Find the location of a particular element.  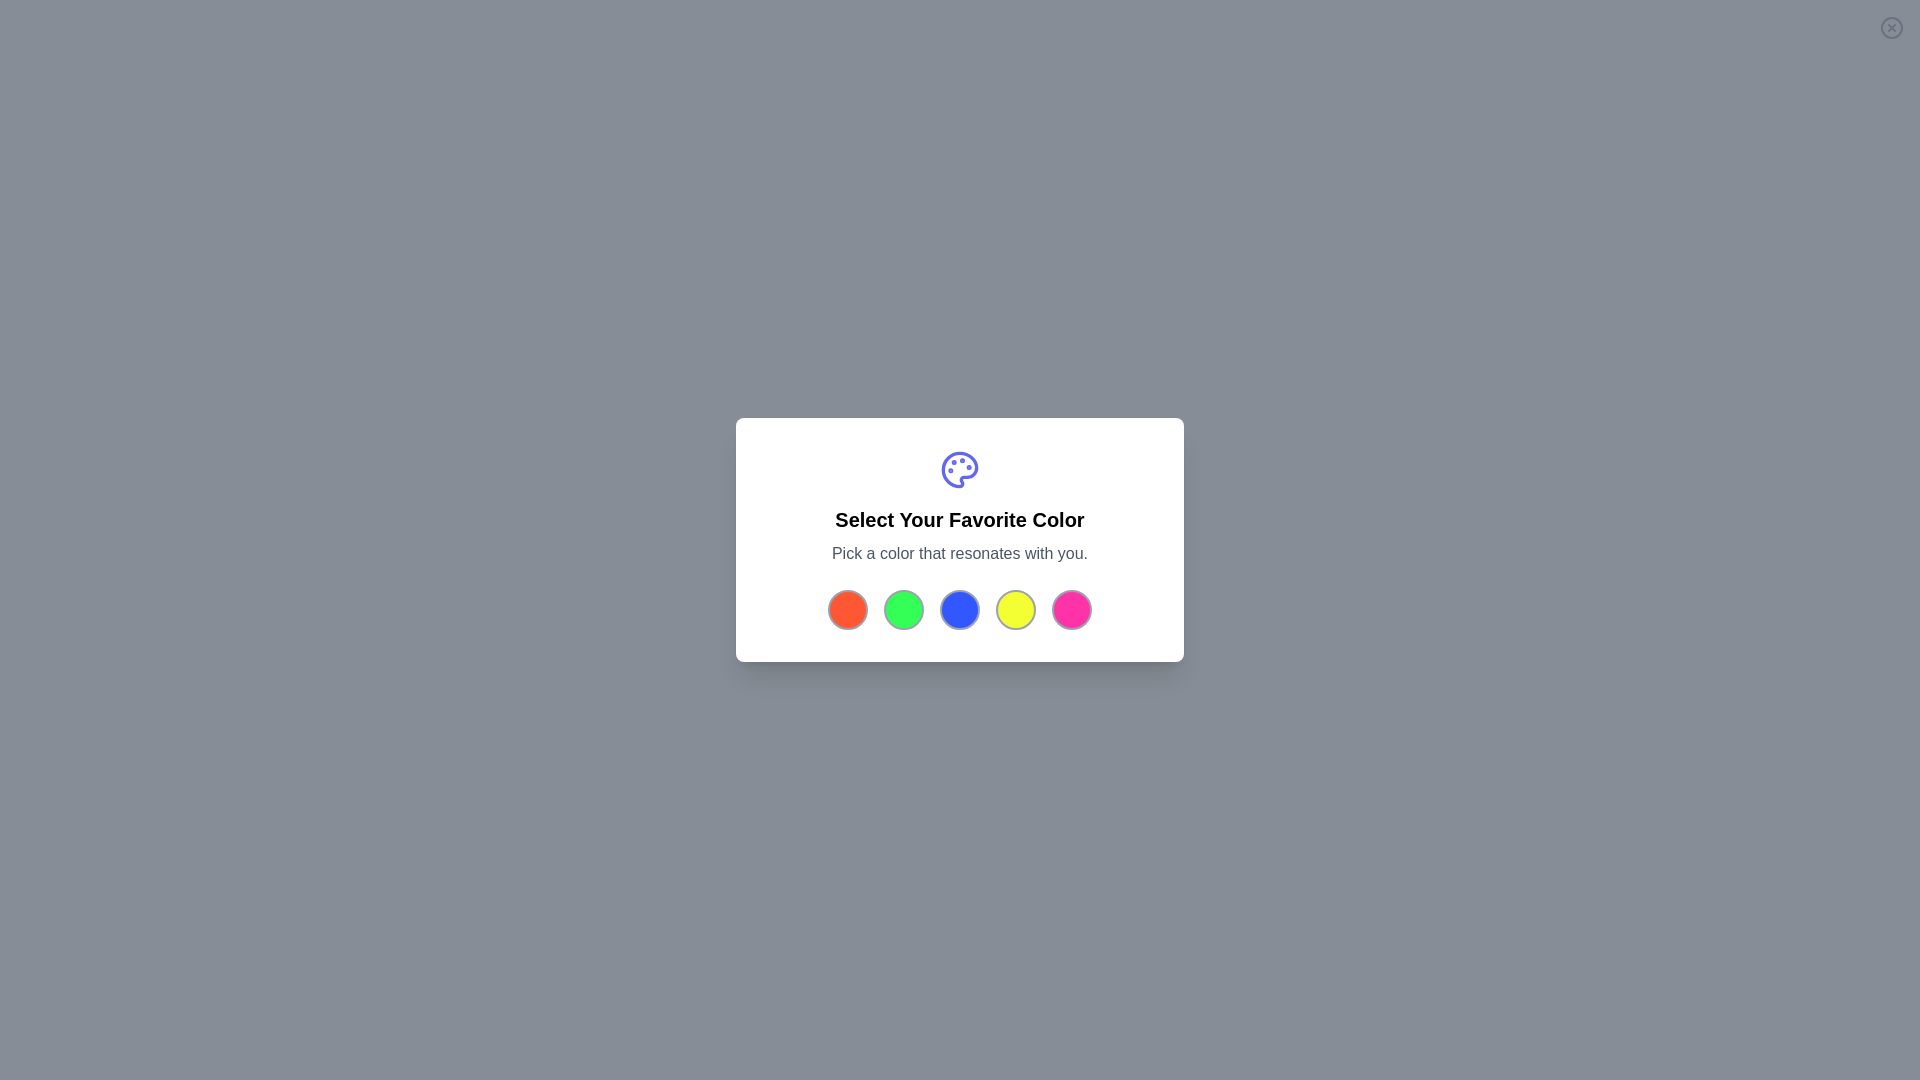

the color button corresponding to red is located at coordinates (848, 608).